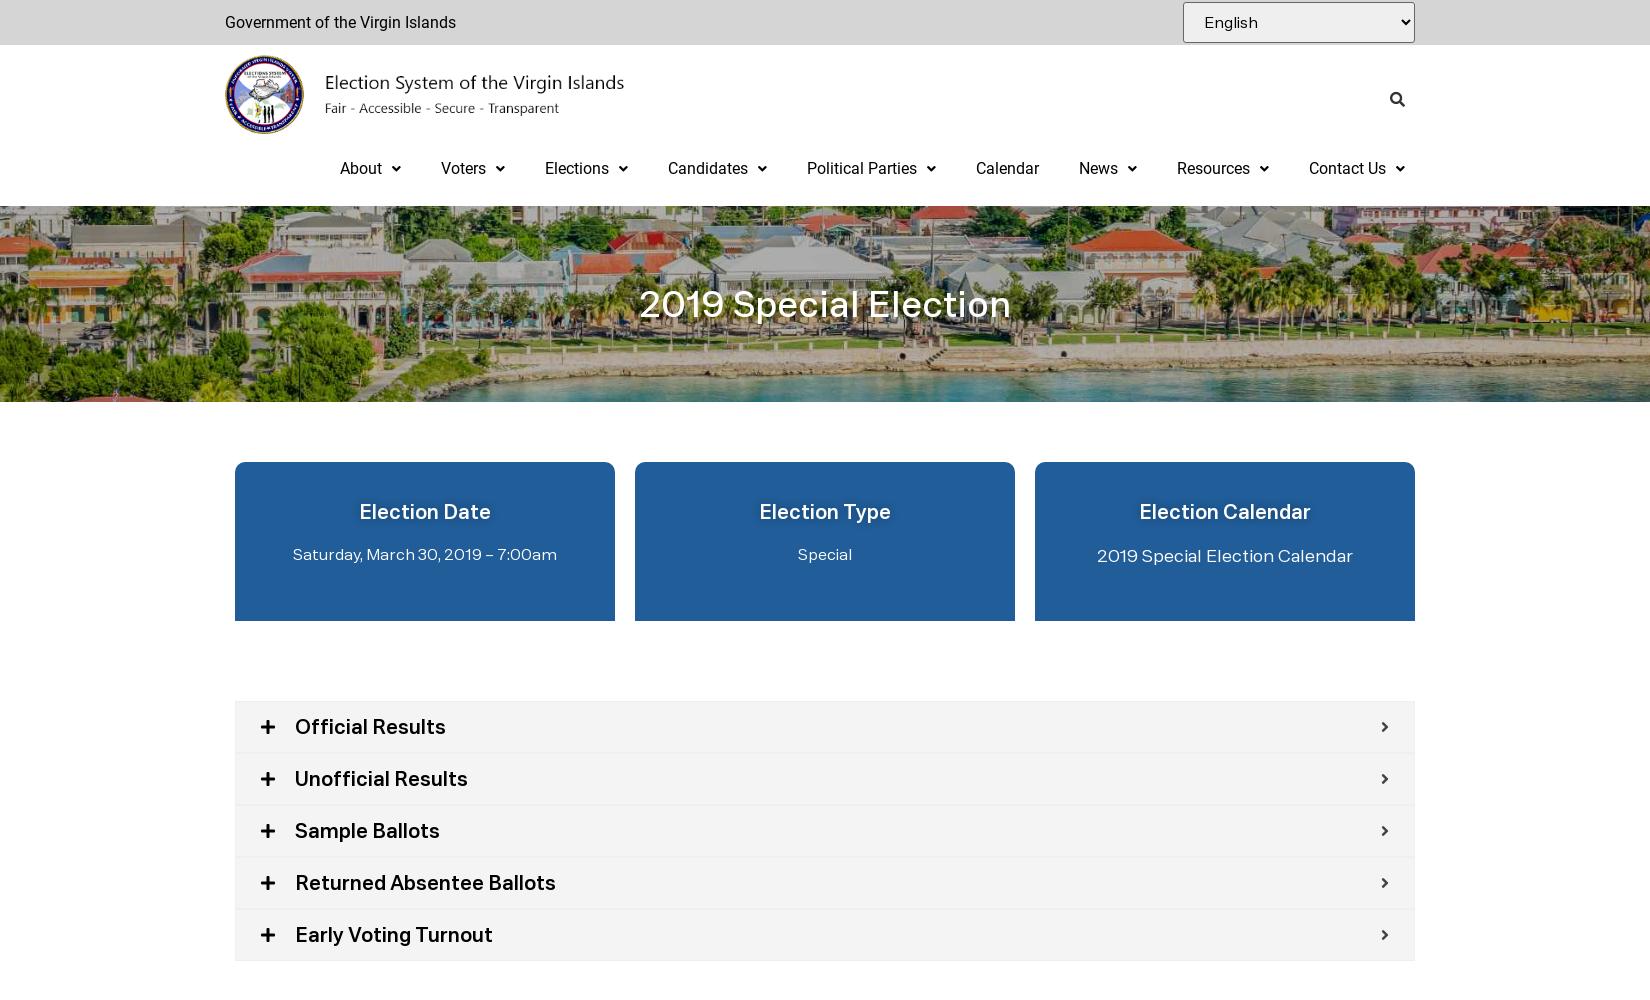 This screenshot has width=1650, height=1000. What do you see at coordinates (806, 239) in the screenshot?
I see `'Party Forms'` at bounding box center [806, 239].